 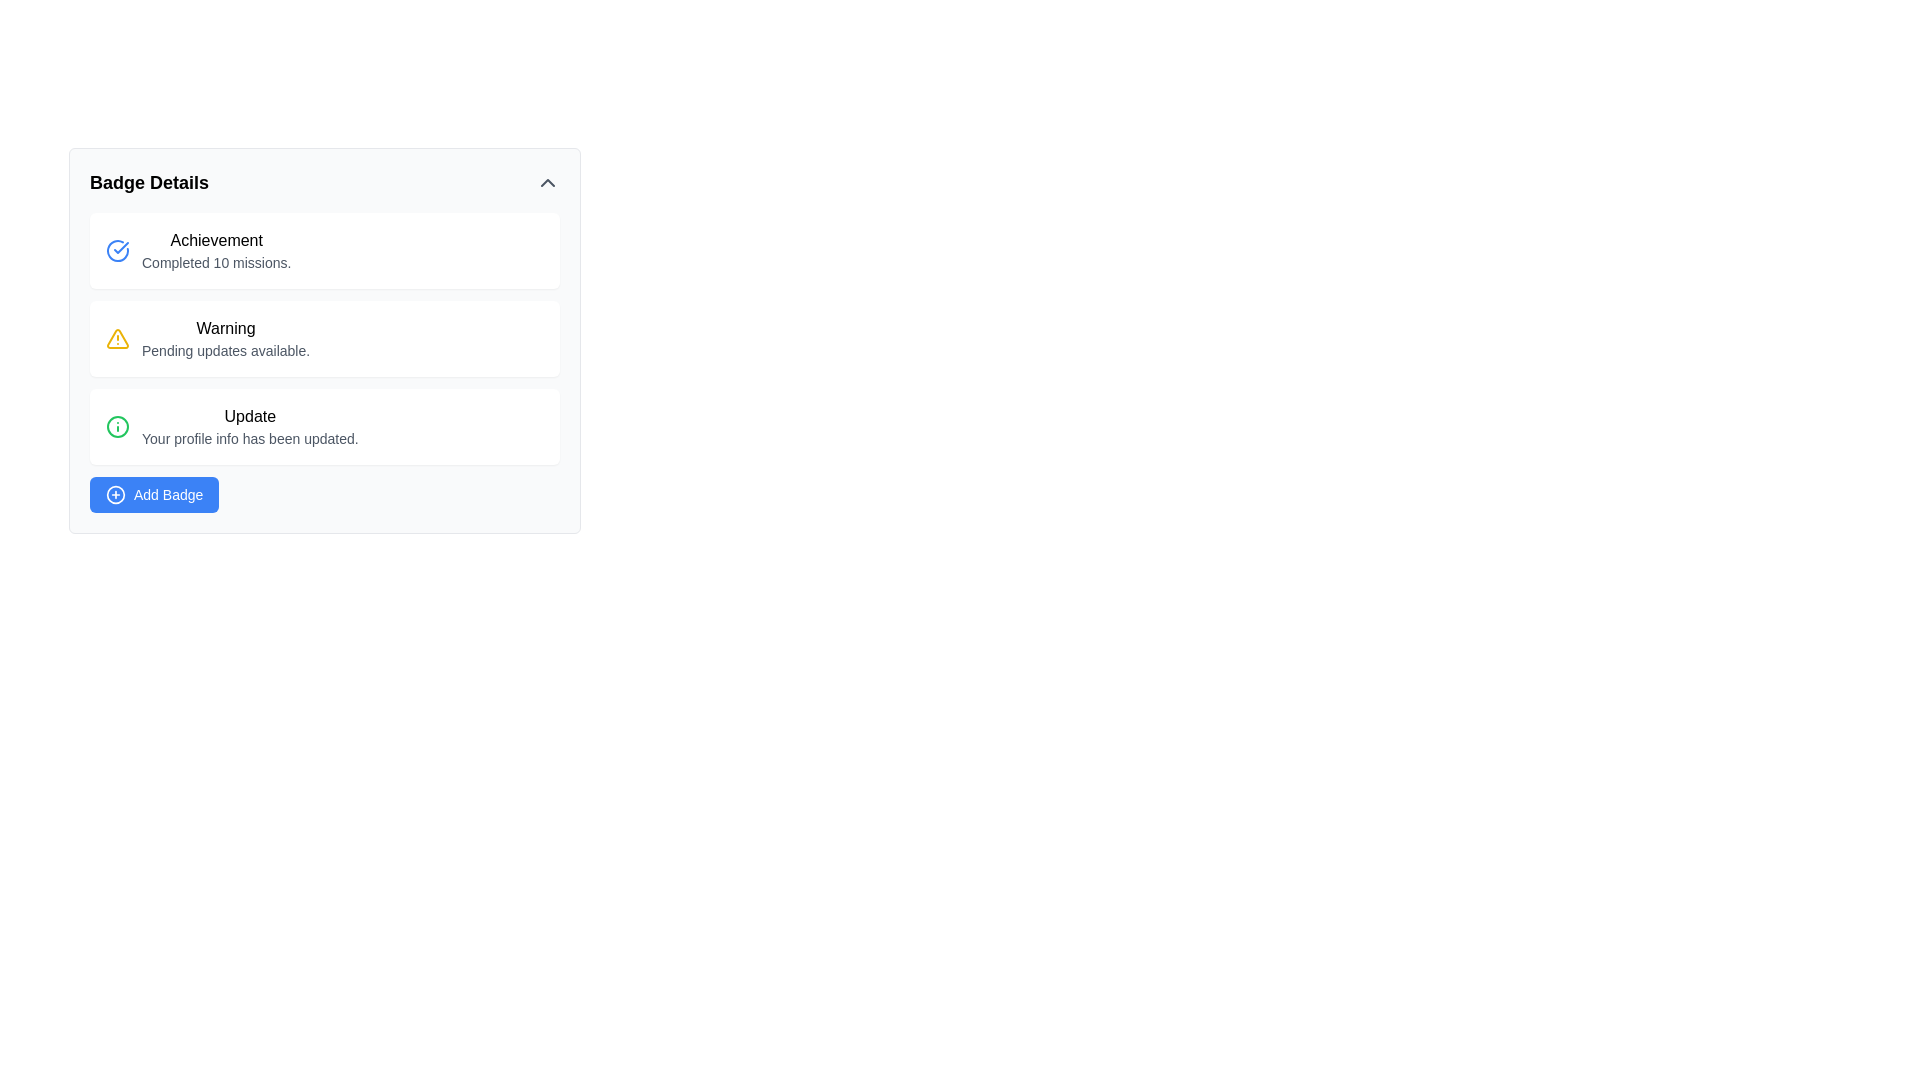 What do you see at coordinates (120, 246) in the screenshot?
I see `the small blue checkmark icon within the circular badge located next to the 'Achievement' badge text in the upper-left section of the 'Badge Details' card` at bounding box center [120, 246].